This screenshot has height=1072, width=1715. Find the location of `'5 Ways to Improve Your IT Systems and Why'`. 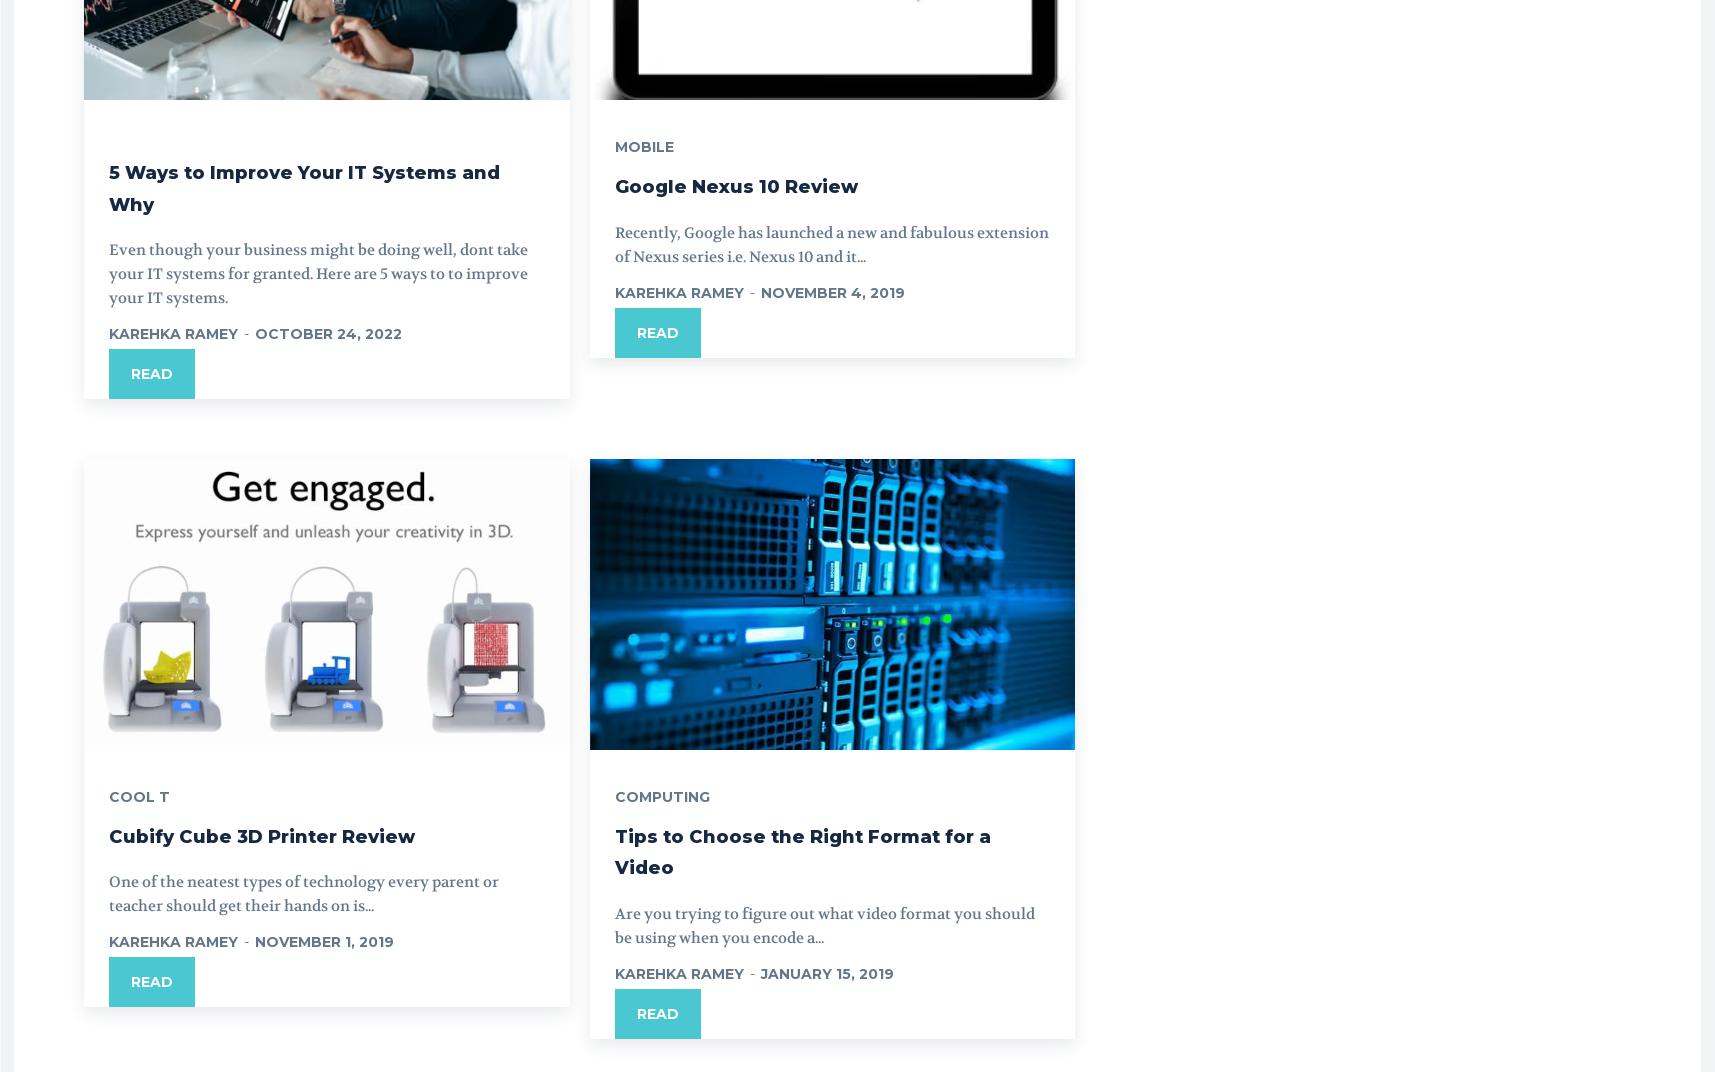

'5 Ways to Improve Your IT Systems and Why' is located at coordinates (276, 184).